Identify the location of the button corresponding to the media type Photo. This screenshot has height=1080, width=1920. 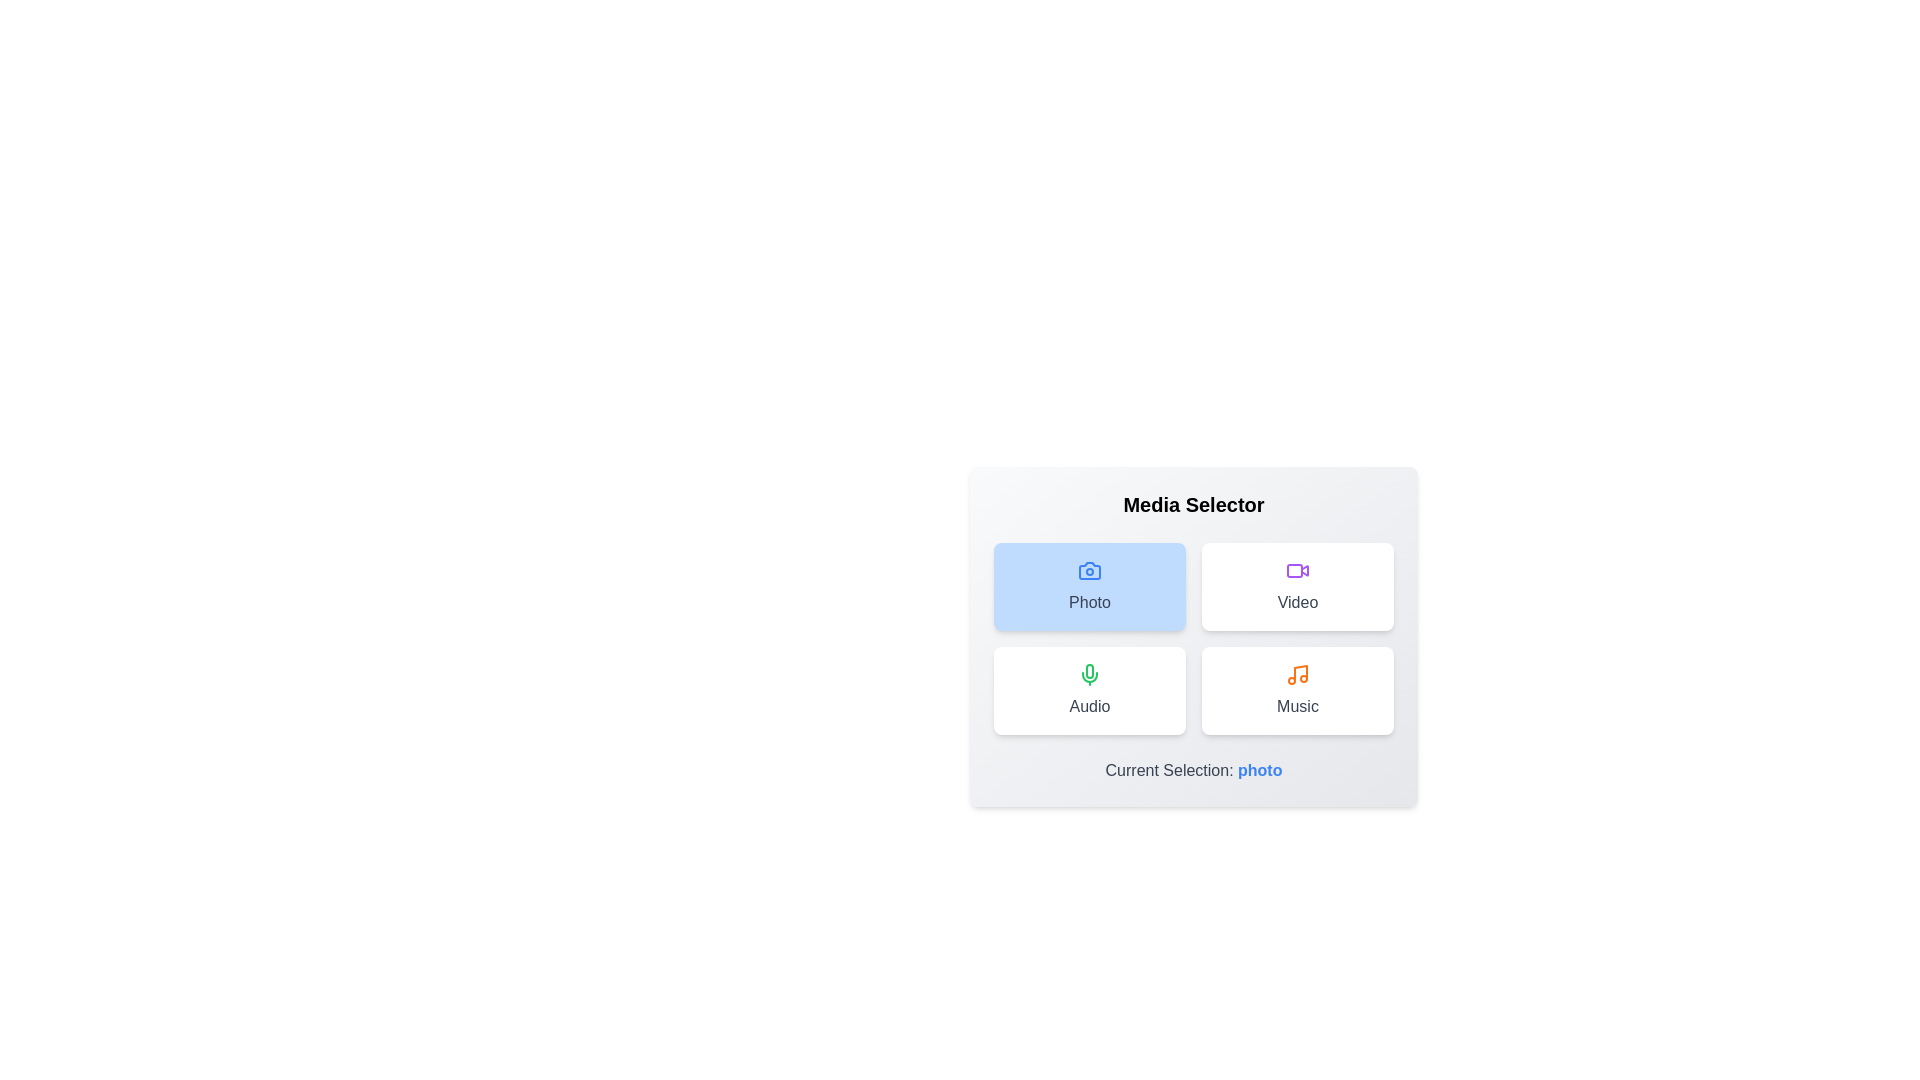
(1088, 585).